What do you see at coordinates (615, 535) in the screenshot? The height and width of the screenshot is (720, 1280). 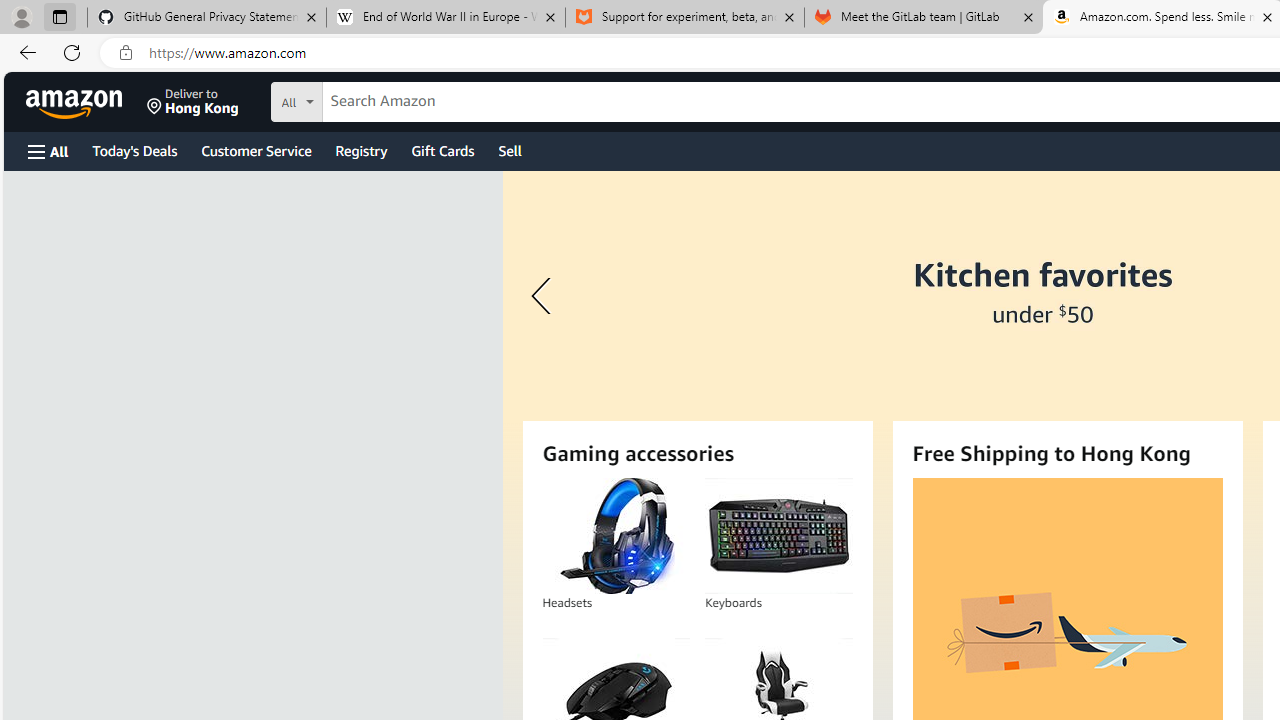 I see `'Headsets'` at bounding box center [615, 535].